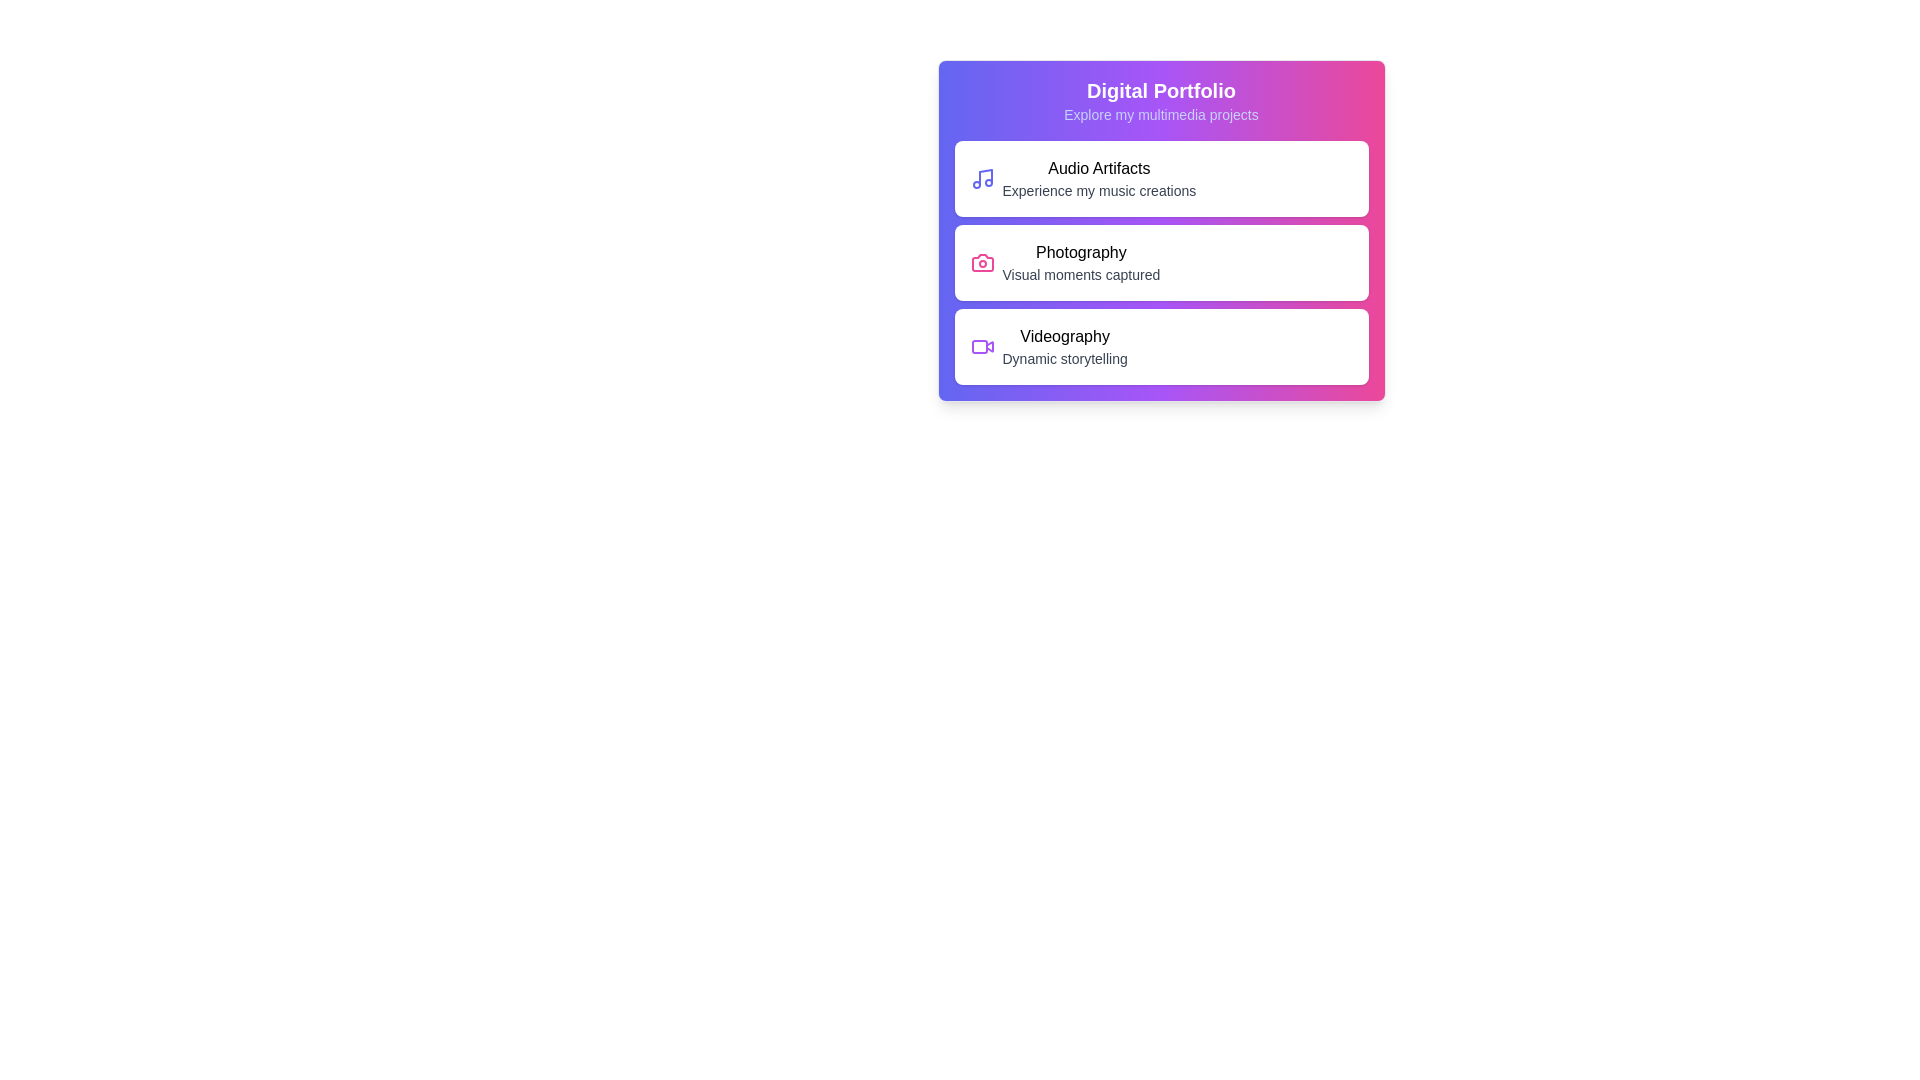 The width and height of the screenshot is (1920, 1080). Describe the element at coordinates (1064, 335) in the screenshot. I see `text label indicating the title of the 'Videography' section, located above the subtitle 'Dynamic storytelling' in the third card of a vertically stacked group of cards` at that location.